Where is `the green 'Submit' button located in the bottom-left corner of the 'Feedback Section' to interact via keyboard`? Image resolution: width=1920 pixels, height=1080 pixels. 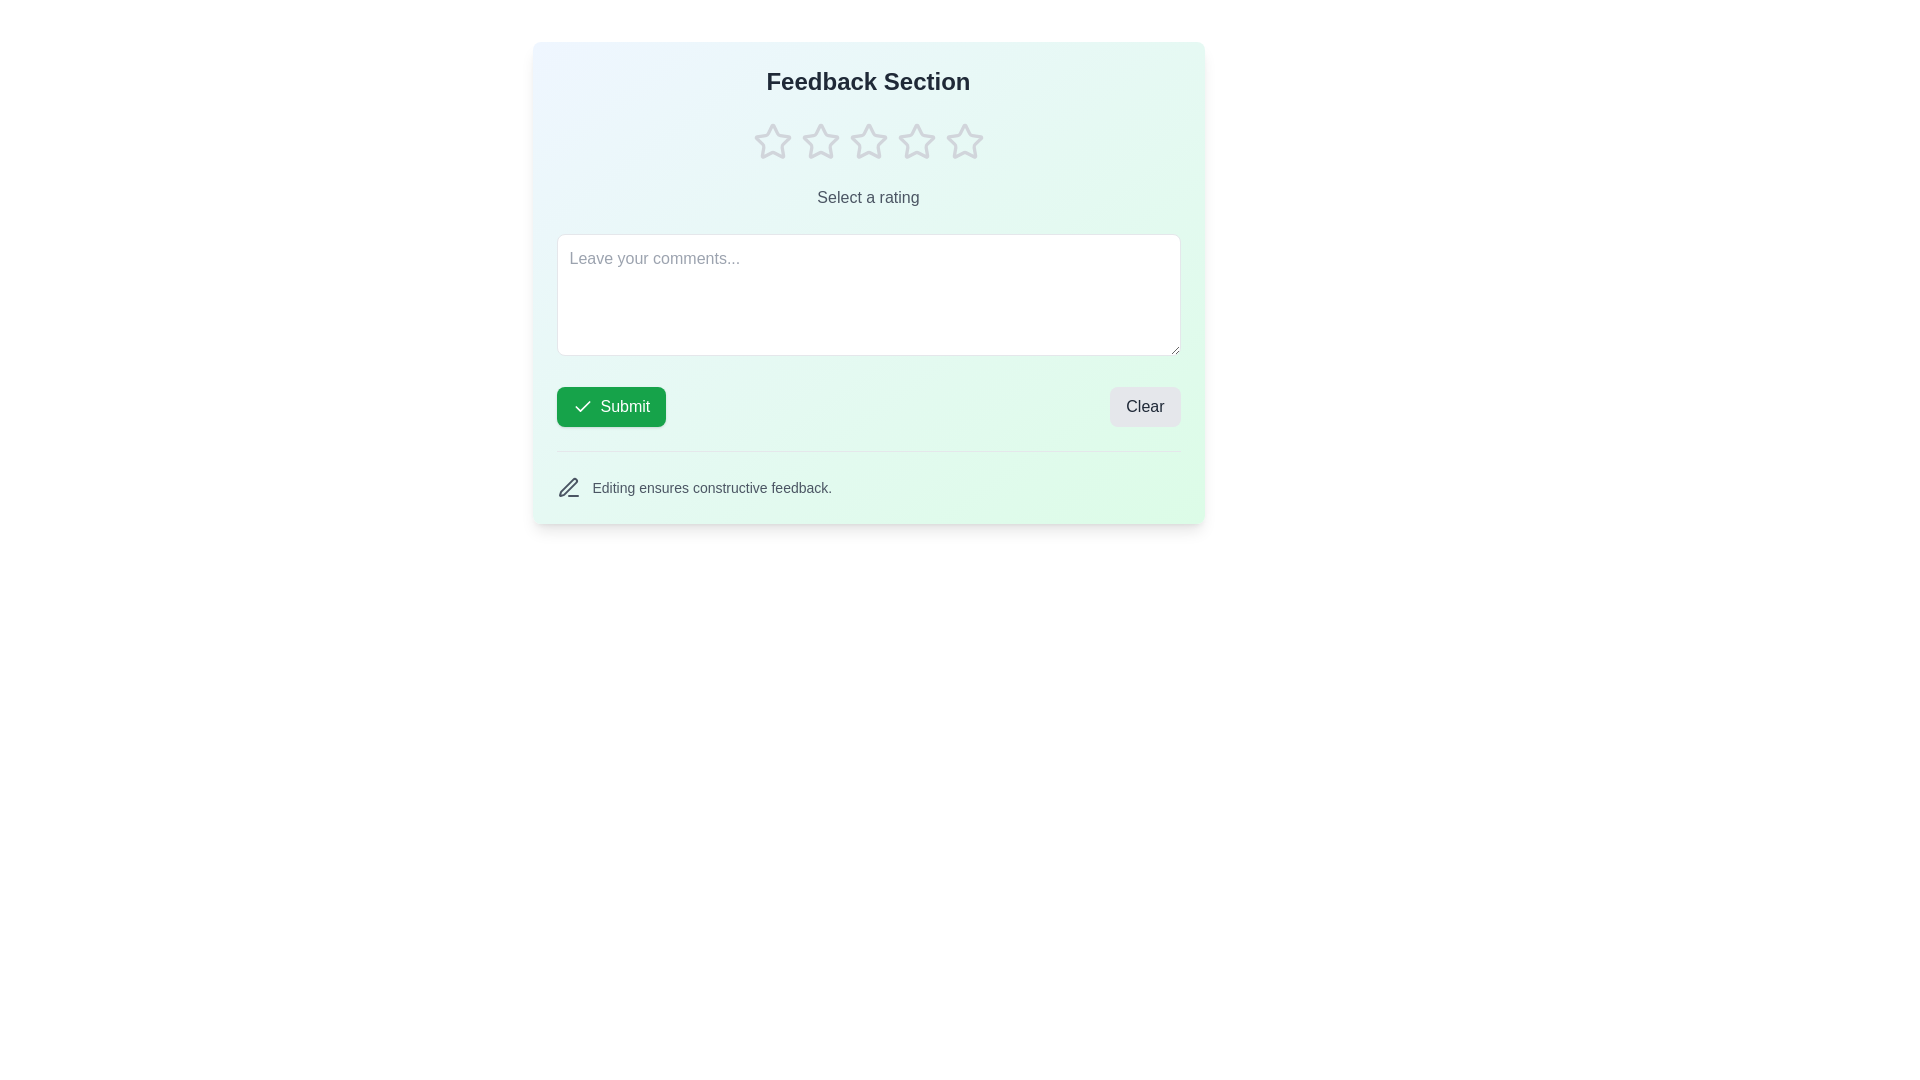 the green 'Submit' button located in the bottom-left corner of the 'Feedback Section' to interact via keyboard is located at coordinates (610, 406).